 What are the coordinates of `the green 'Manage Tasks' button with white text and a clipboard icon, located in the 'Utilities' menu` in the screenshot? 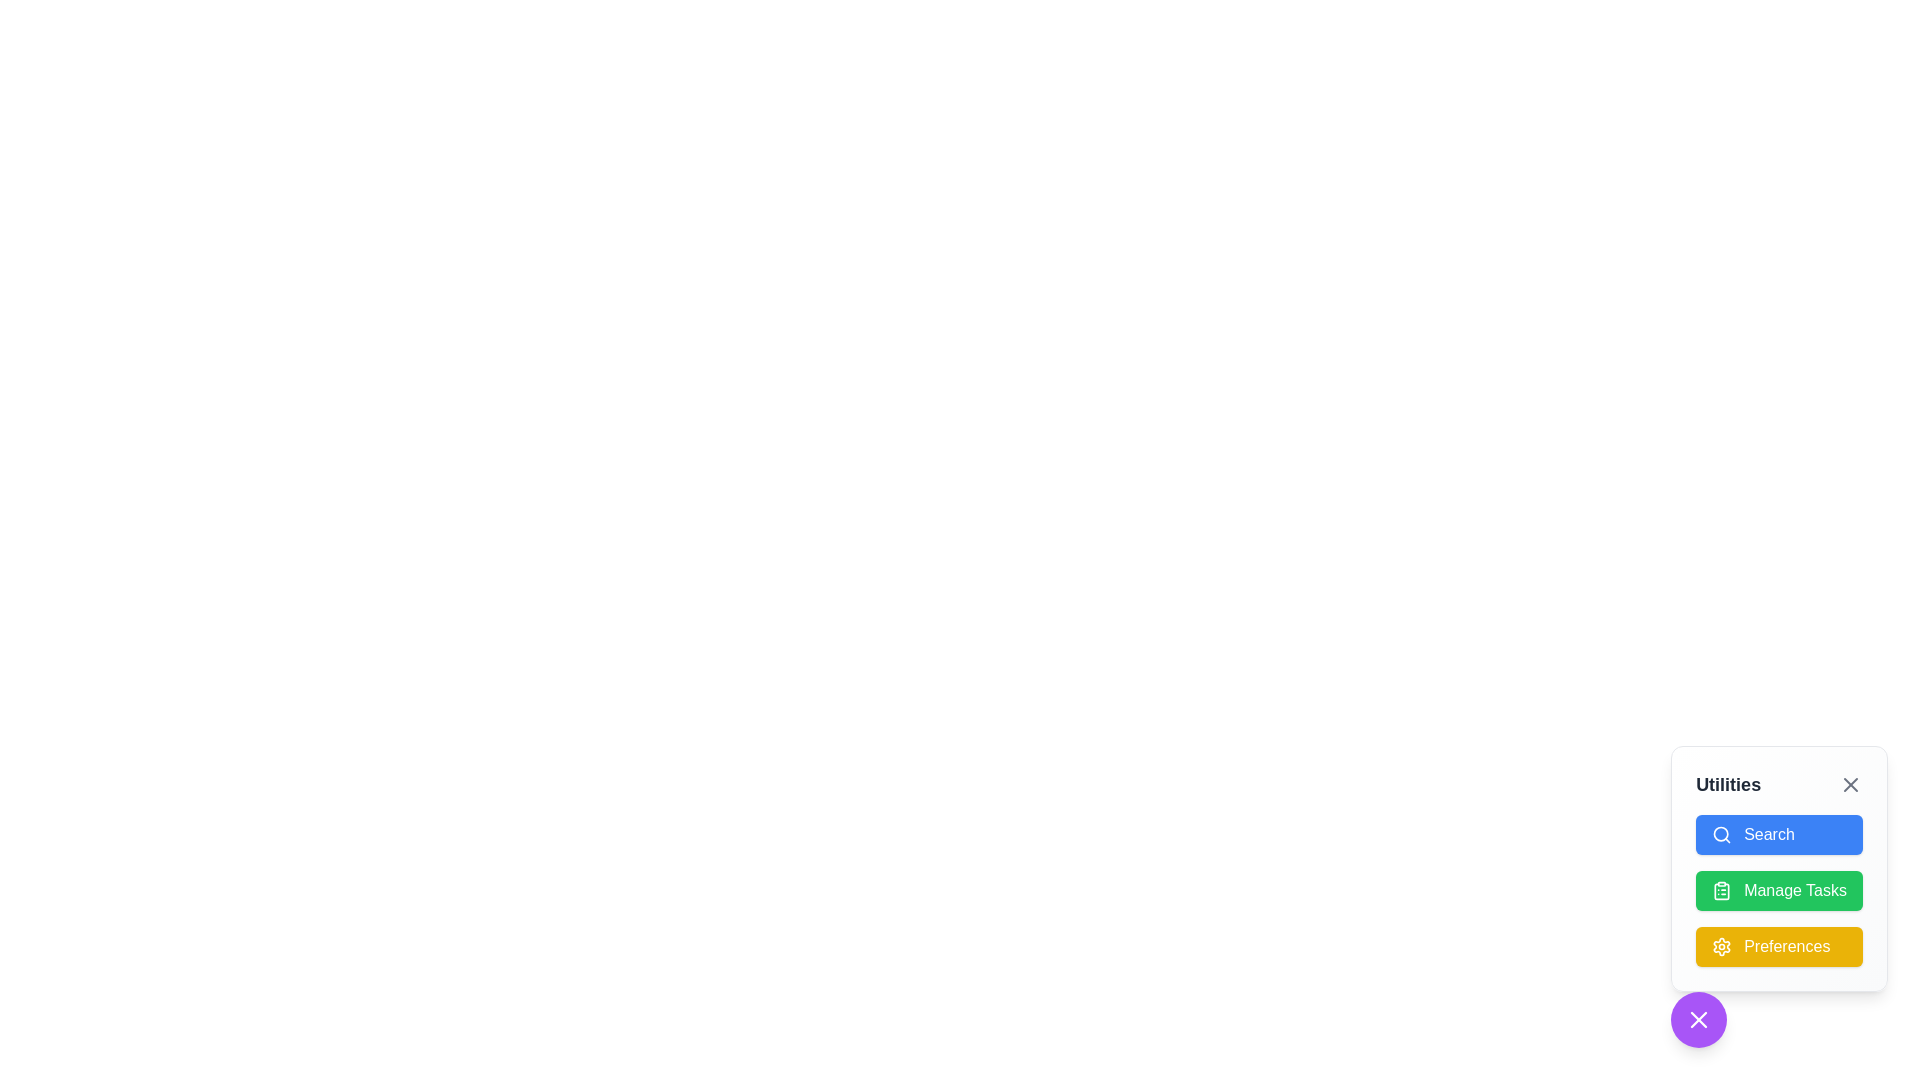 It's located at (1779, 890).